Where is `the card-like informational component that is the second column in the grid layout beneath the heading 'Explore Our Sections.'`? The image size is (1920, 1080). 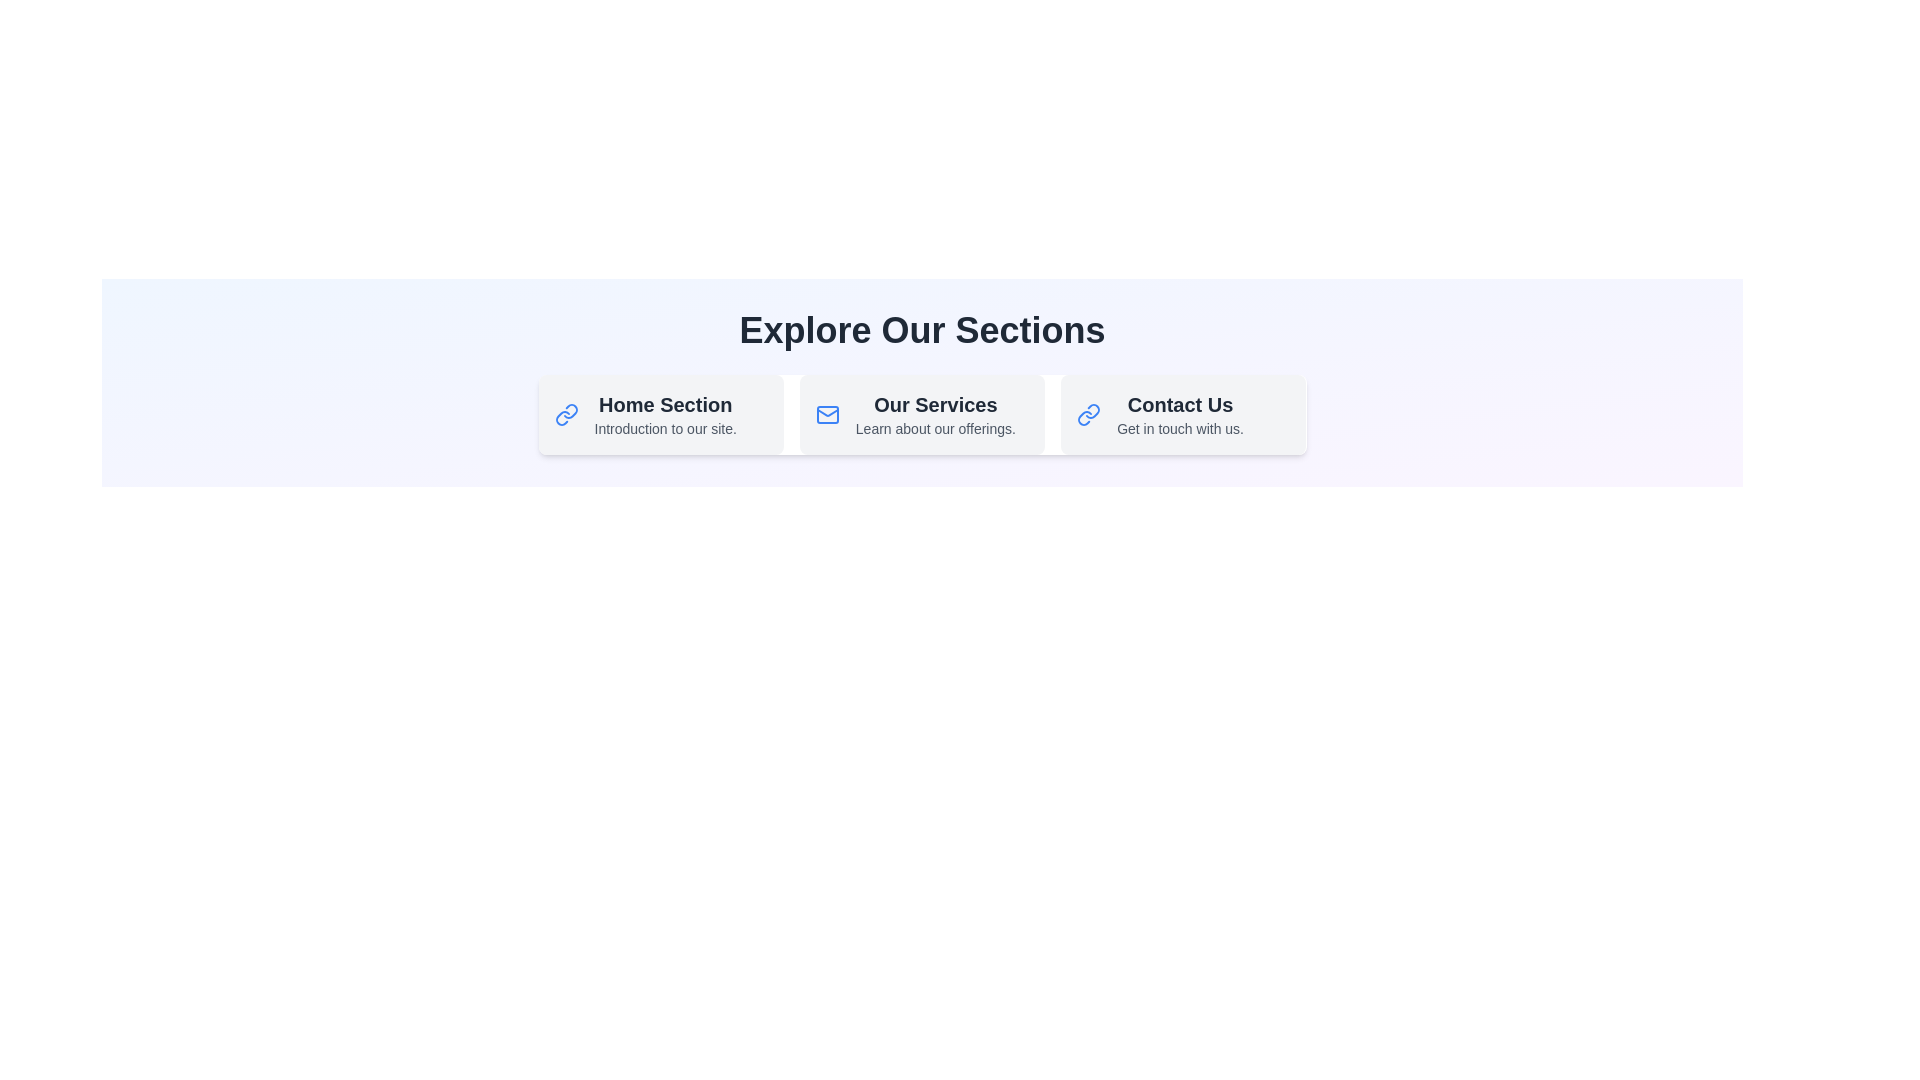
the card-like informational component that is the second column in the grid layout beneath the heading 'Explore Our Sections.' is located at coordinates (921, 414).